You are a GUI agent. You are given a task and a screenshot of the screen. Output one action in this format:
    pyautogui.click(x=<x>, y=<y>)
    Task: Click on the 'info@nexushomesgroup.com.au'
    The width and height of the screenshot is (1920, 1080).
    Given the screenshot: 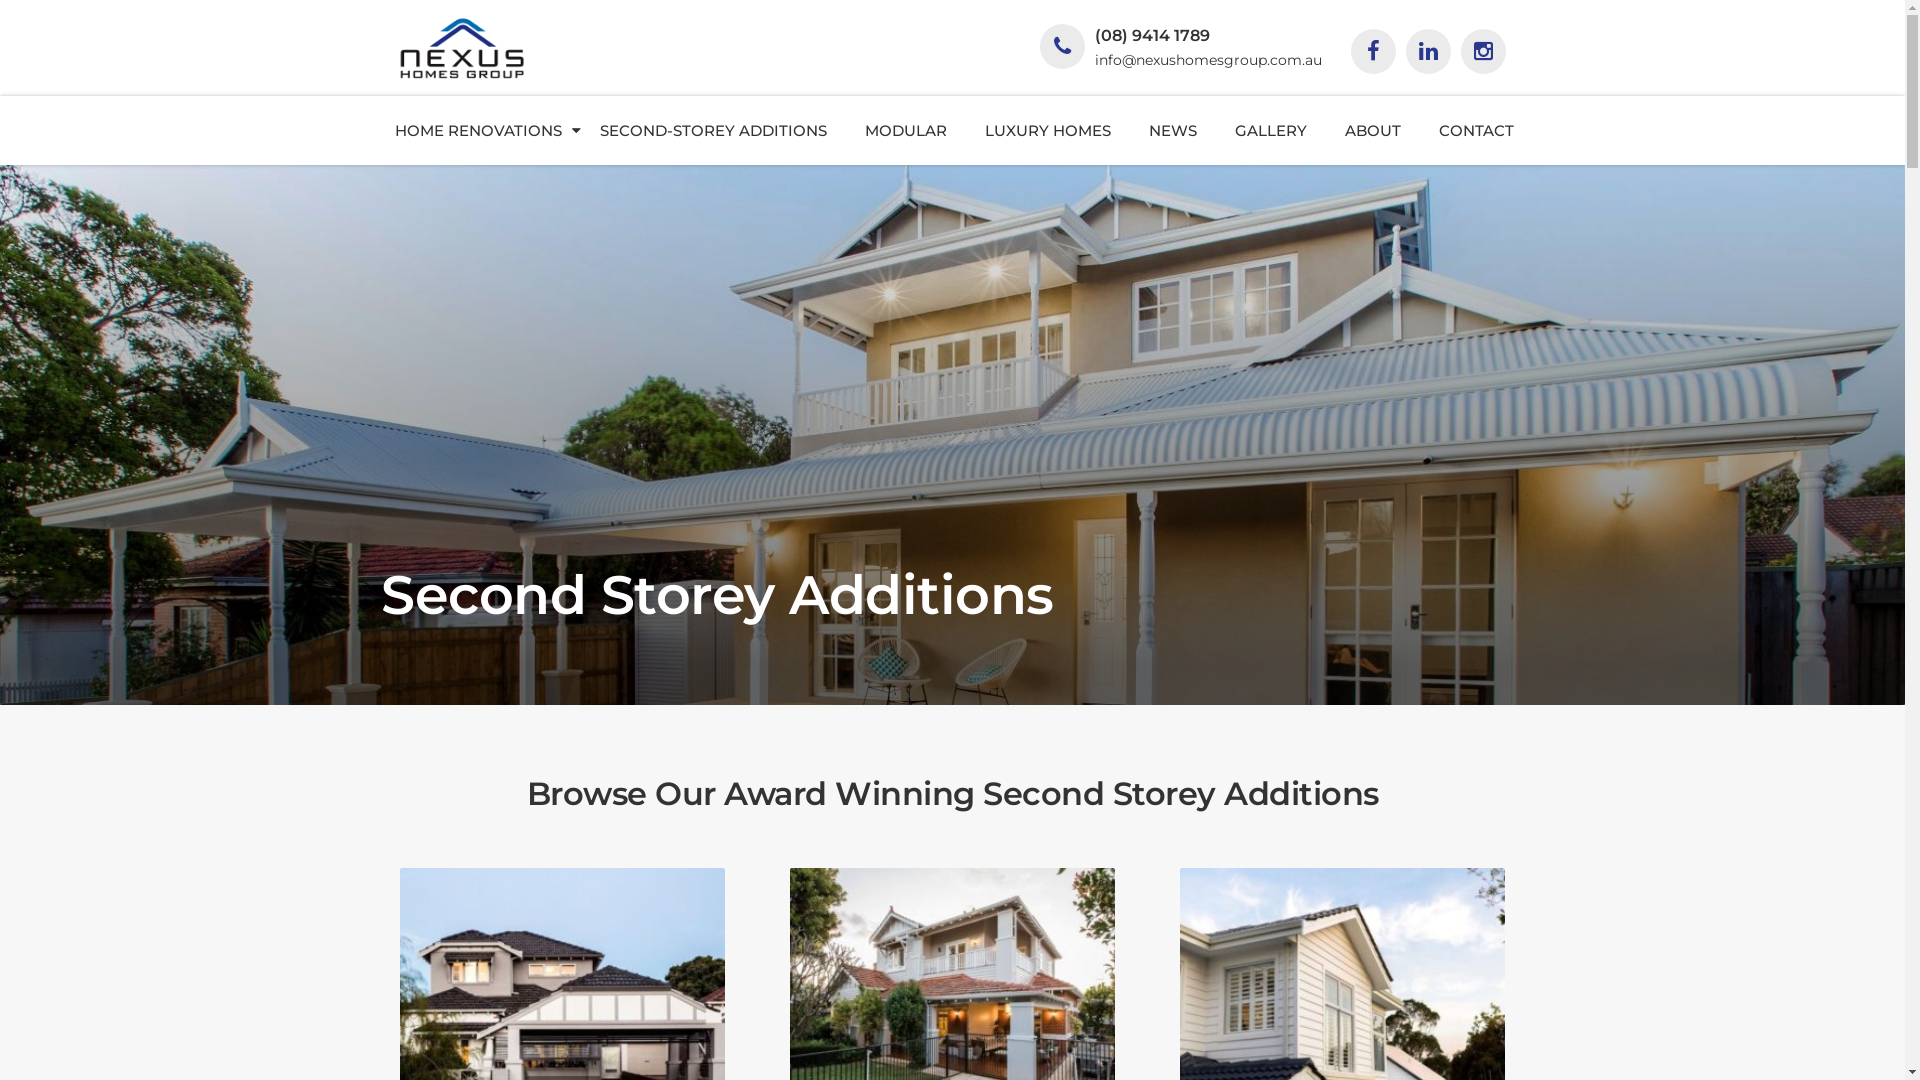 What is the action you would take?
    pyautogui.click(x=1093, y=59)
    